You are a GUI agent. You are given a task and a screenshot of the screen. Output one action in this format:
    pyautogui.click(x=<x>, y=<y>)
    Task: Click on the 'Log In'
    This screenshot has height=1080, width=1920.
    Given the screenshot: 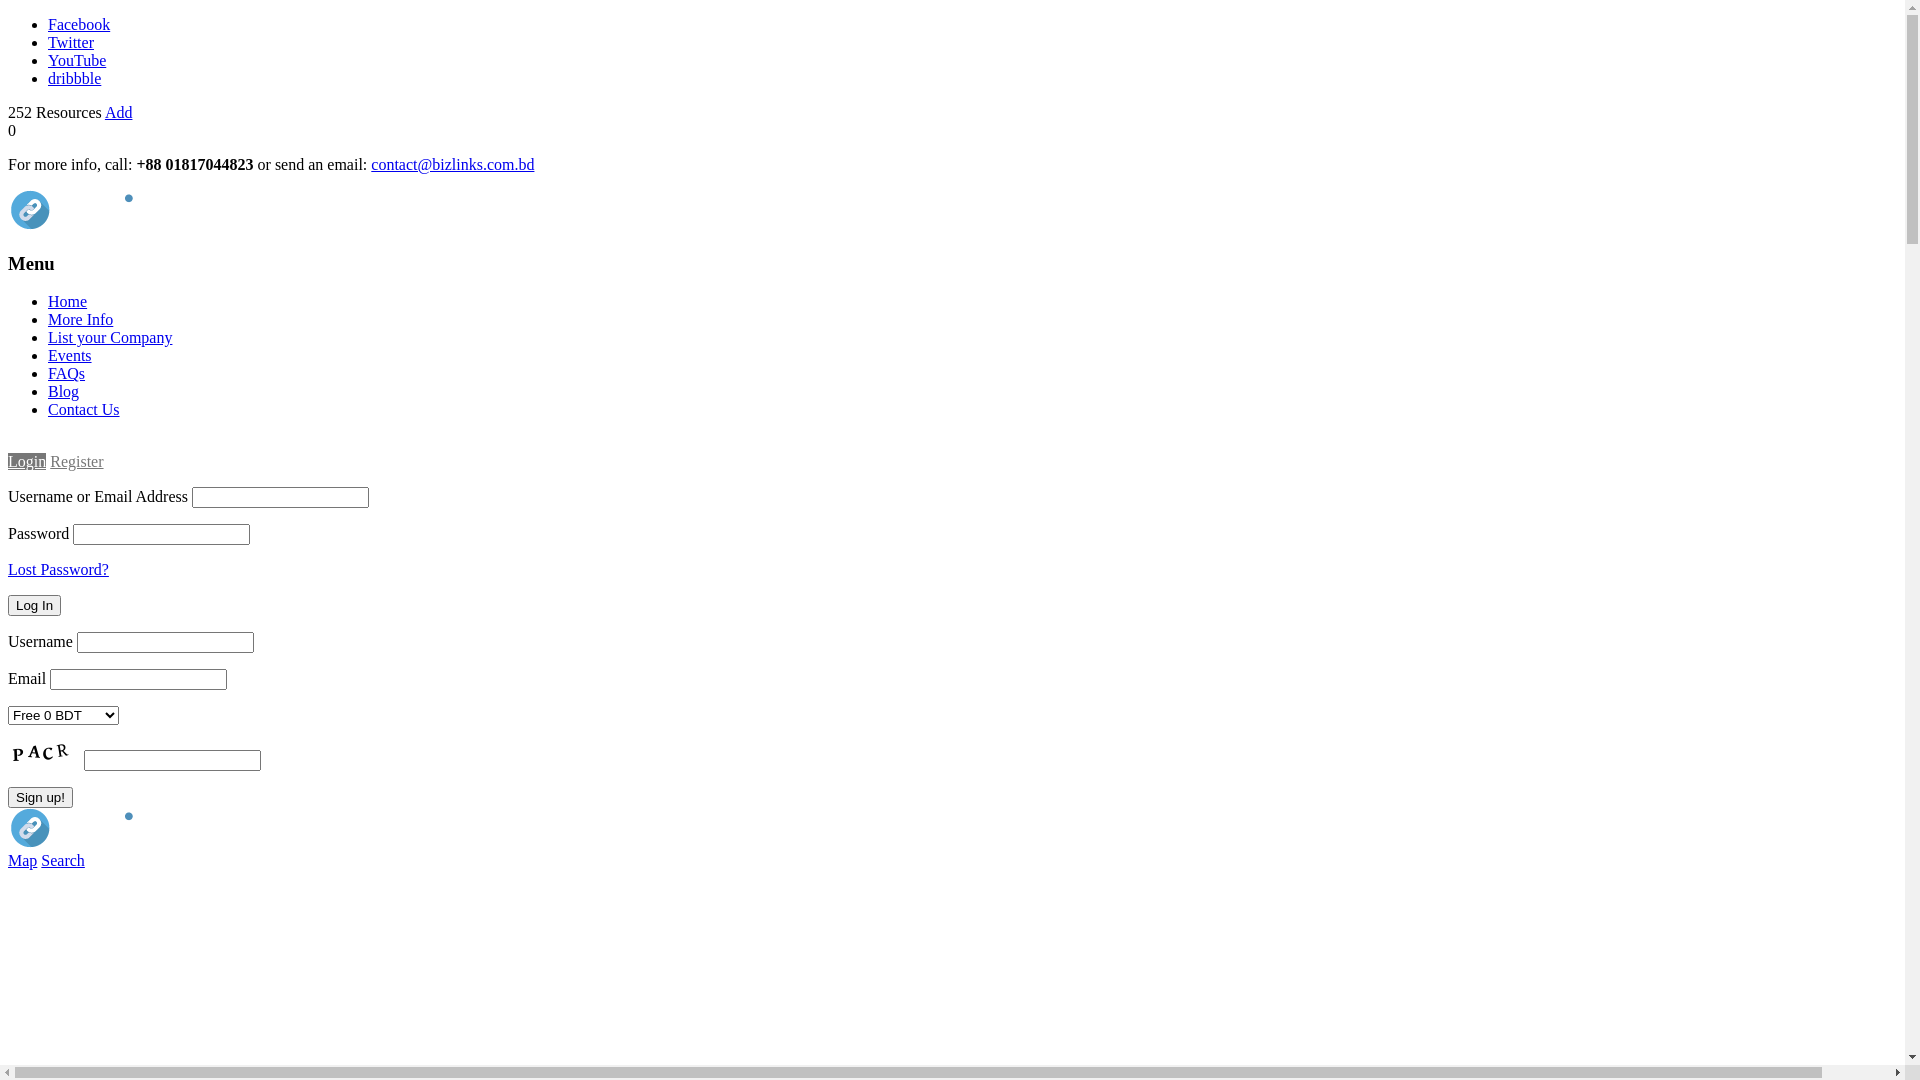 What is the action you would take?
    pyautogui.click(x=34, y=604)
    